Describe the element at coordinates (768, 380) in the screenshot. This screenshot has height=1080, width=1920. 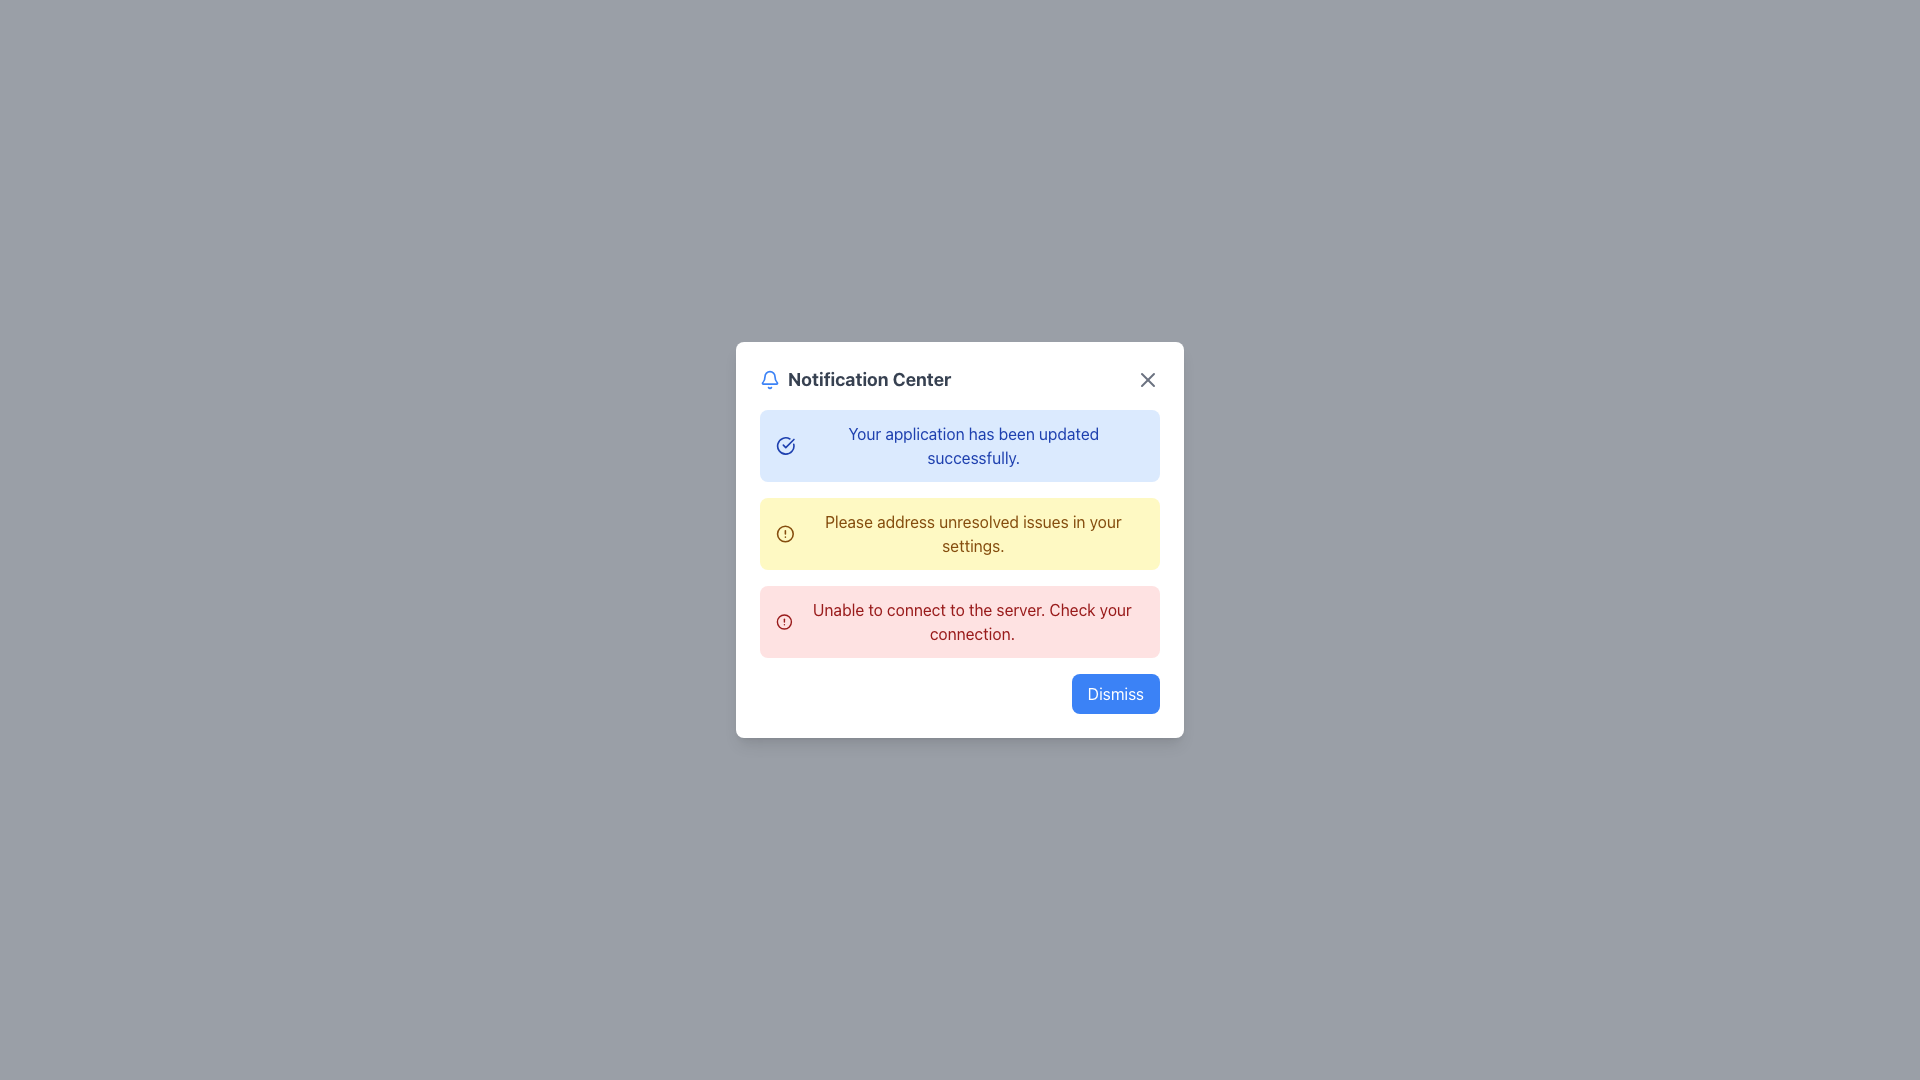
I see `the blue bell icon in the Notification Center` at that location.